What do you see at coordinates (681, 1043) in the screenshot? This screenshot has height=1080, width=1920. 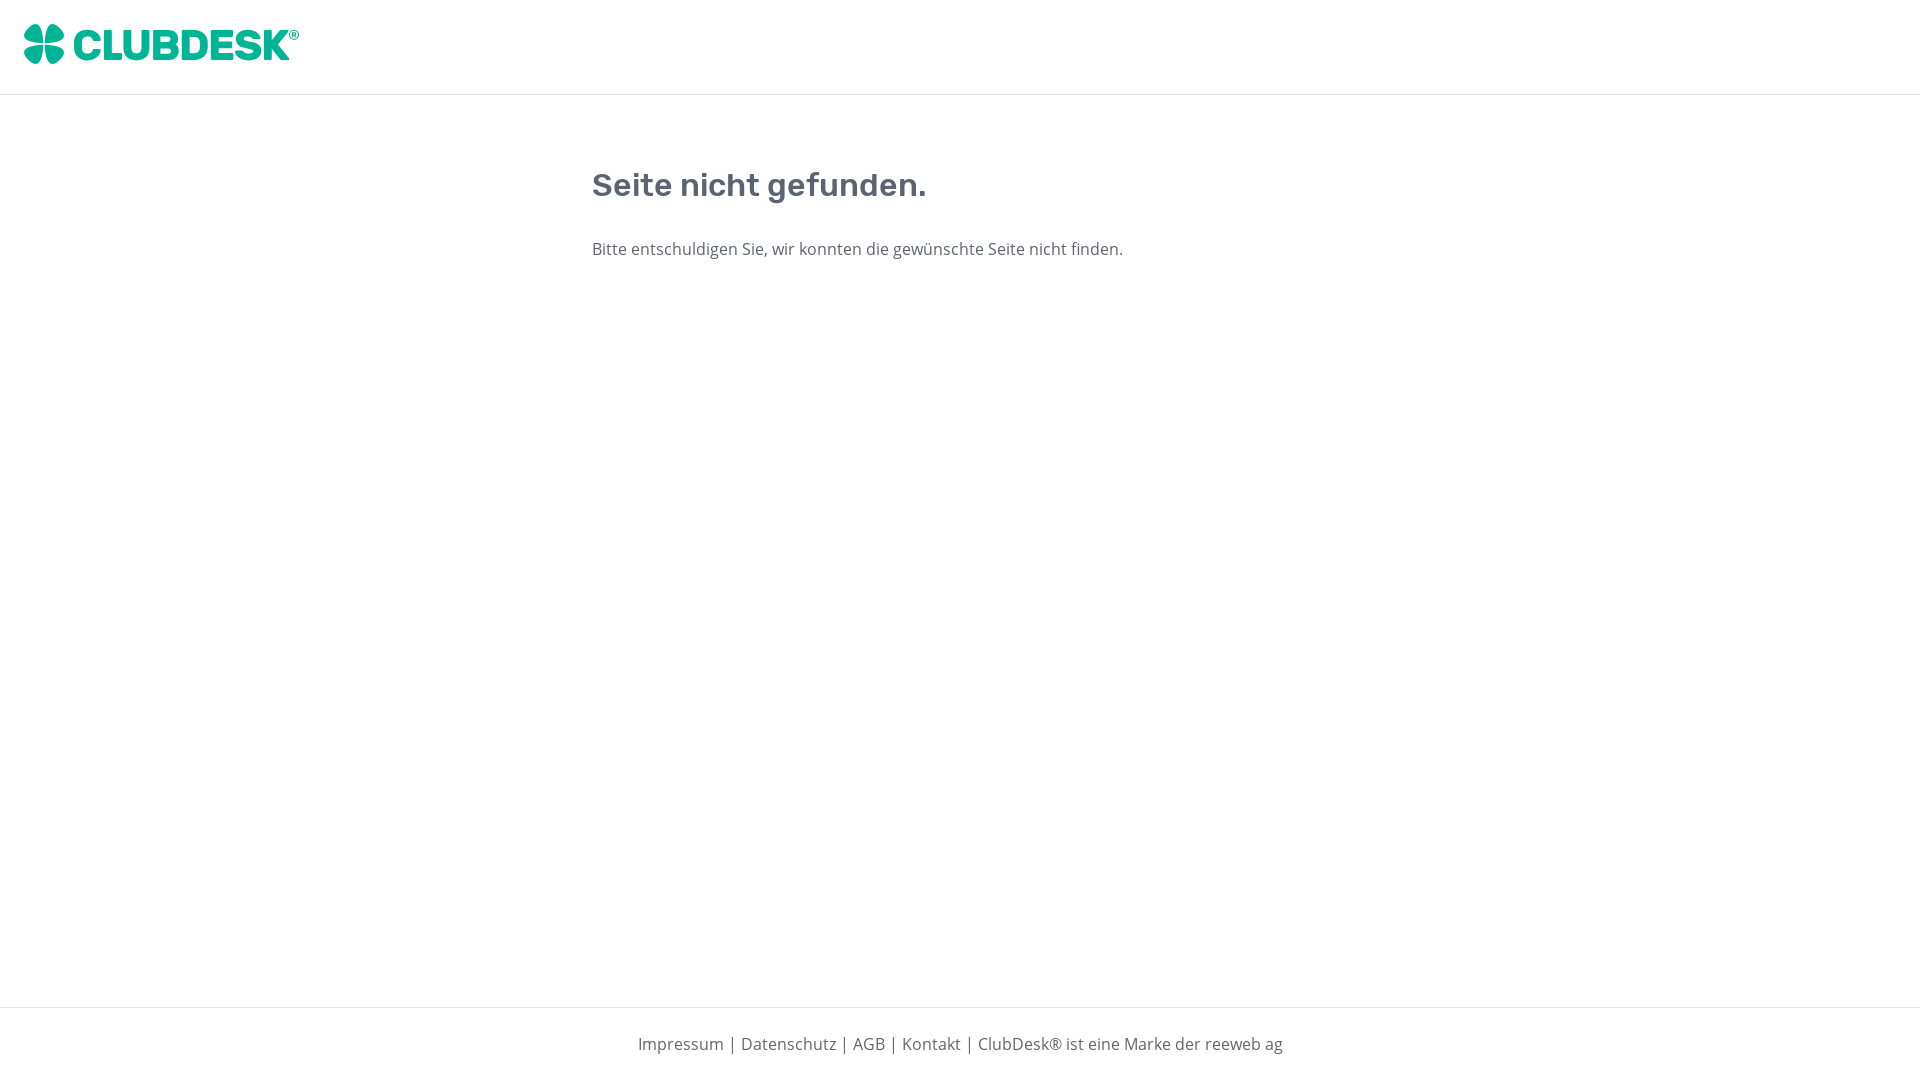 I see `'Impressum'` at bounding box center [681, 1043].